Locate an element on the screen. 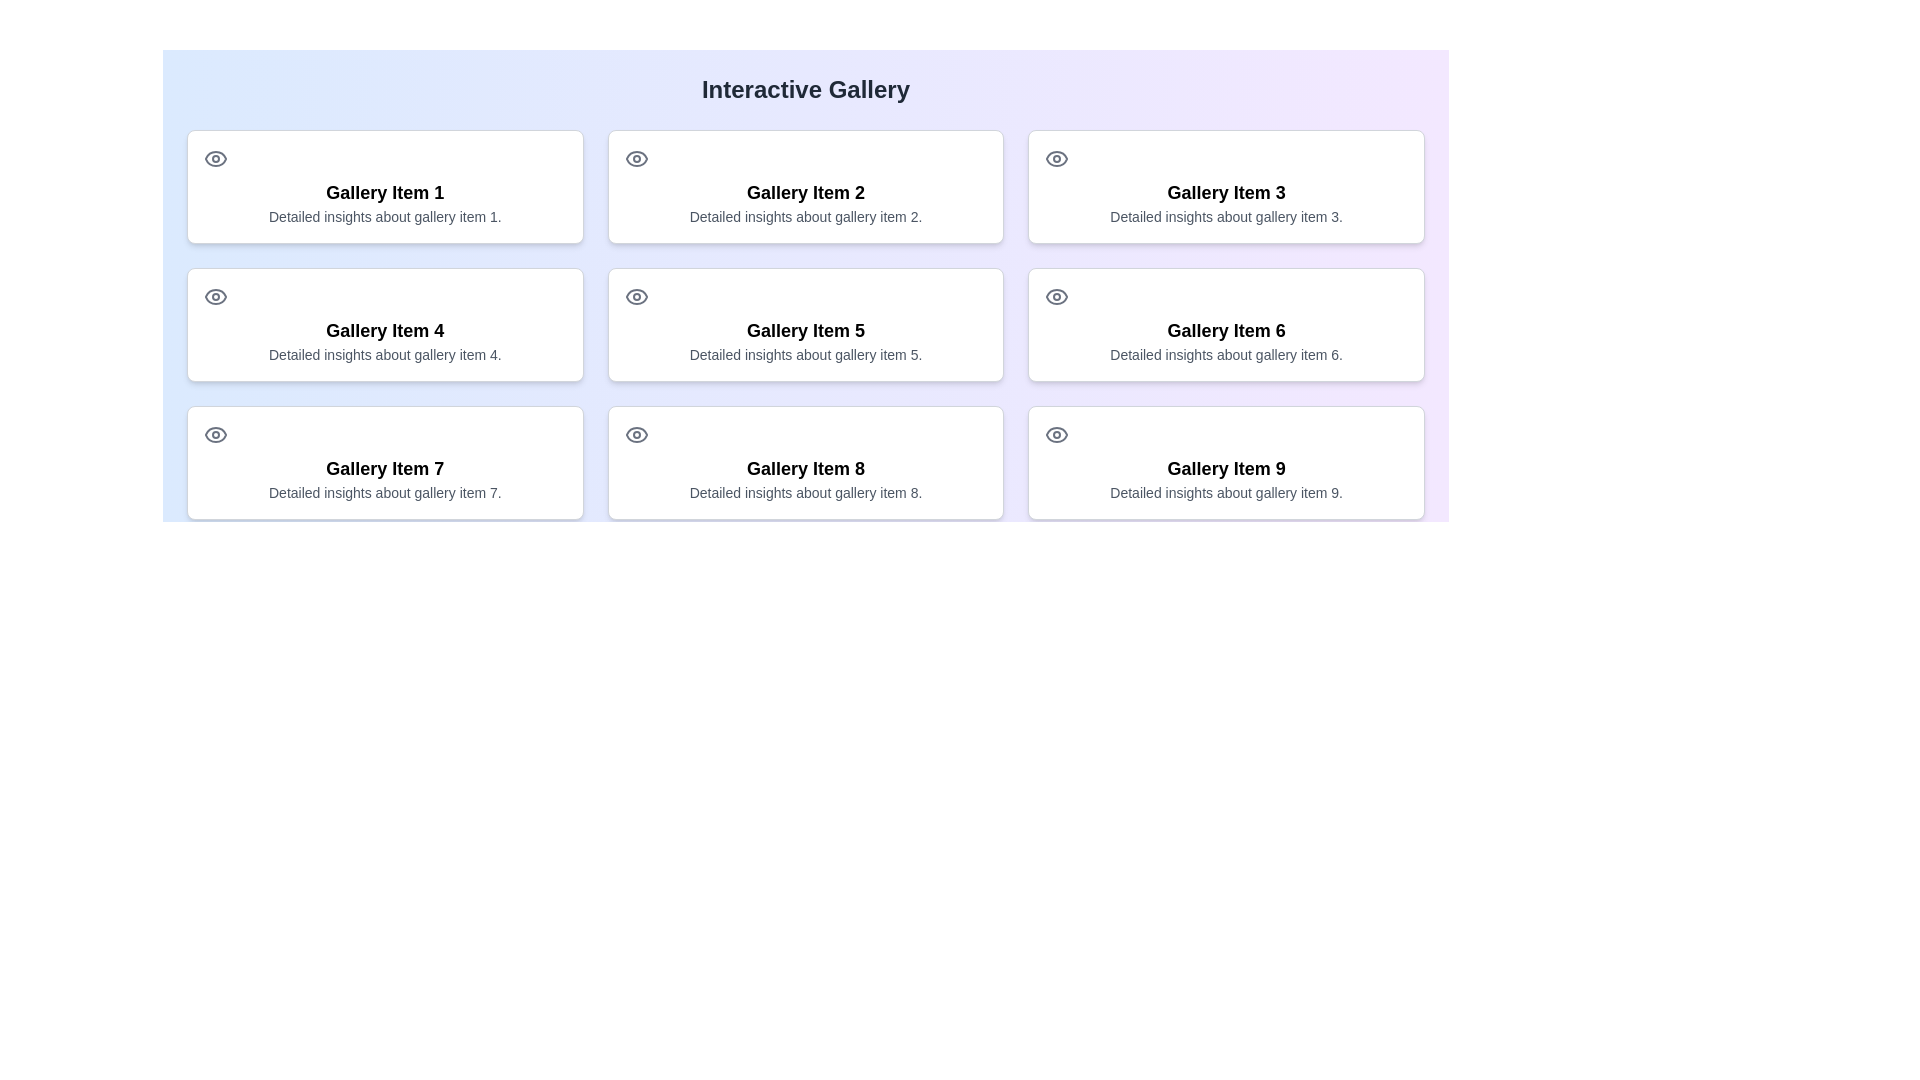  the text label displaying 'Gallery Item 3' which is bold, larger, and centrally aligned within its card is located at coordinates (1225, 192).